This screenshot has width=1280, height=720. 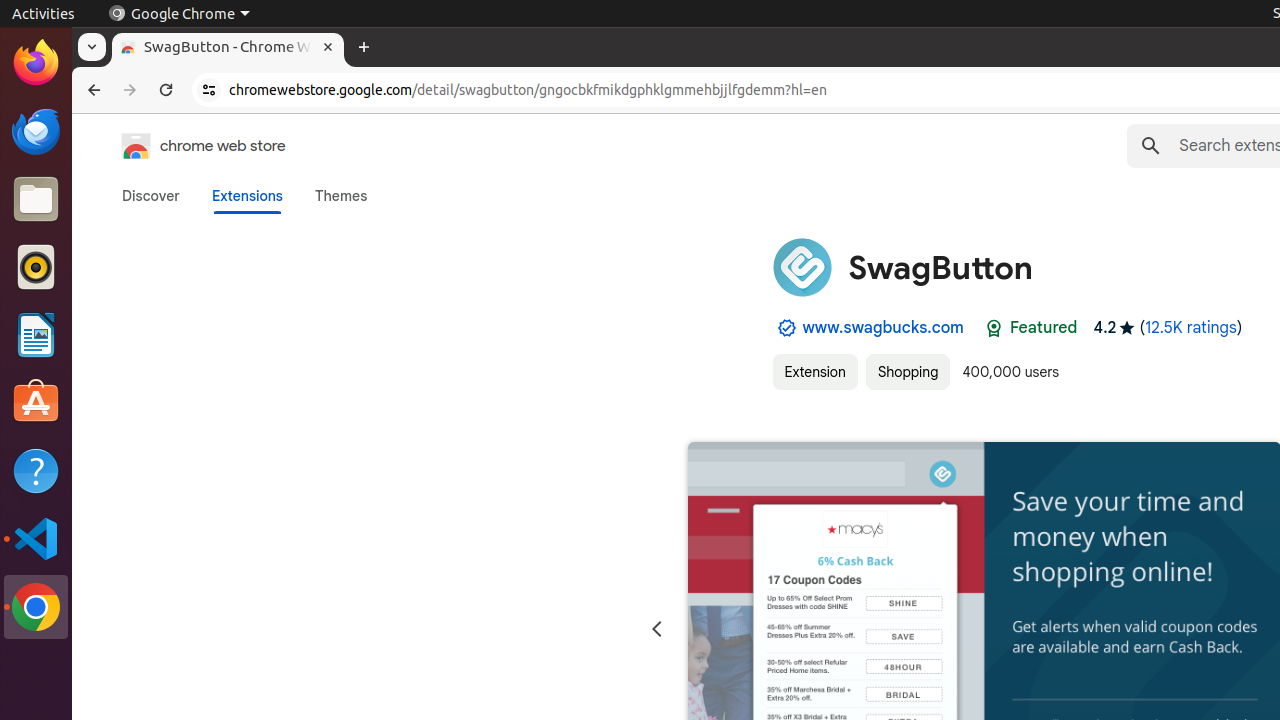 What do you see at coordinates (246, 195) in the screenshot?
I see `'Extensions'` at bounding box center [246, 195].